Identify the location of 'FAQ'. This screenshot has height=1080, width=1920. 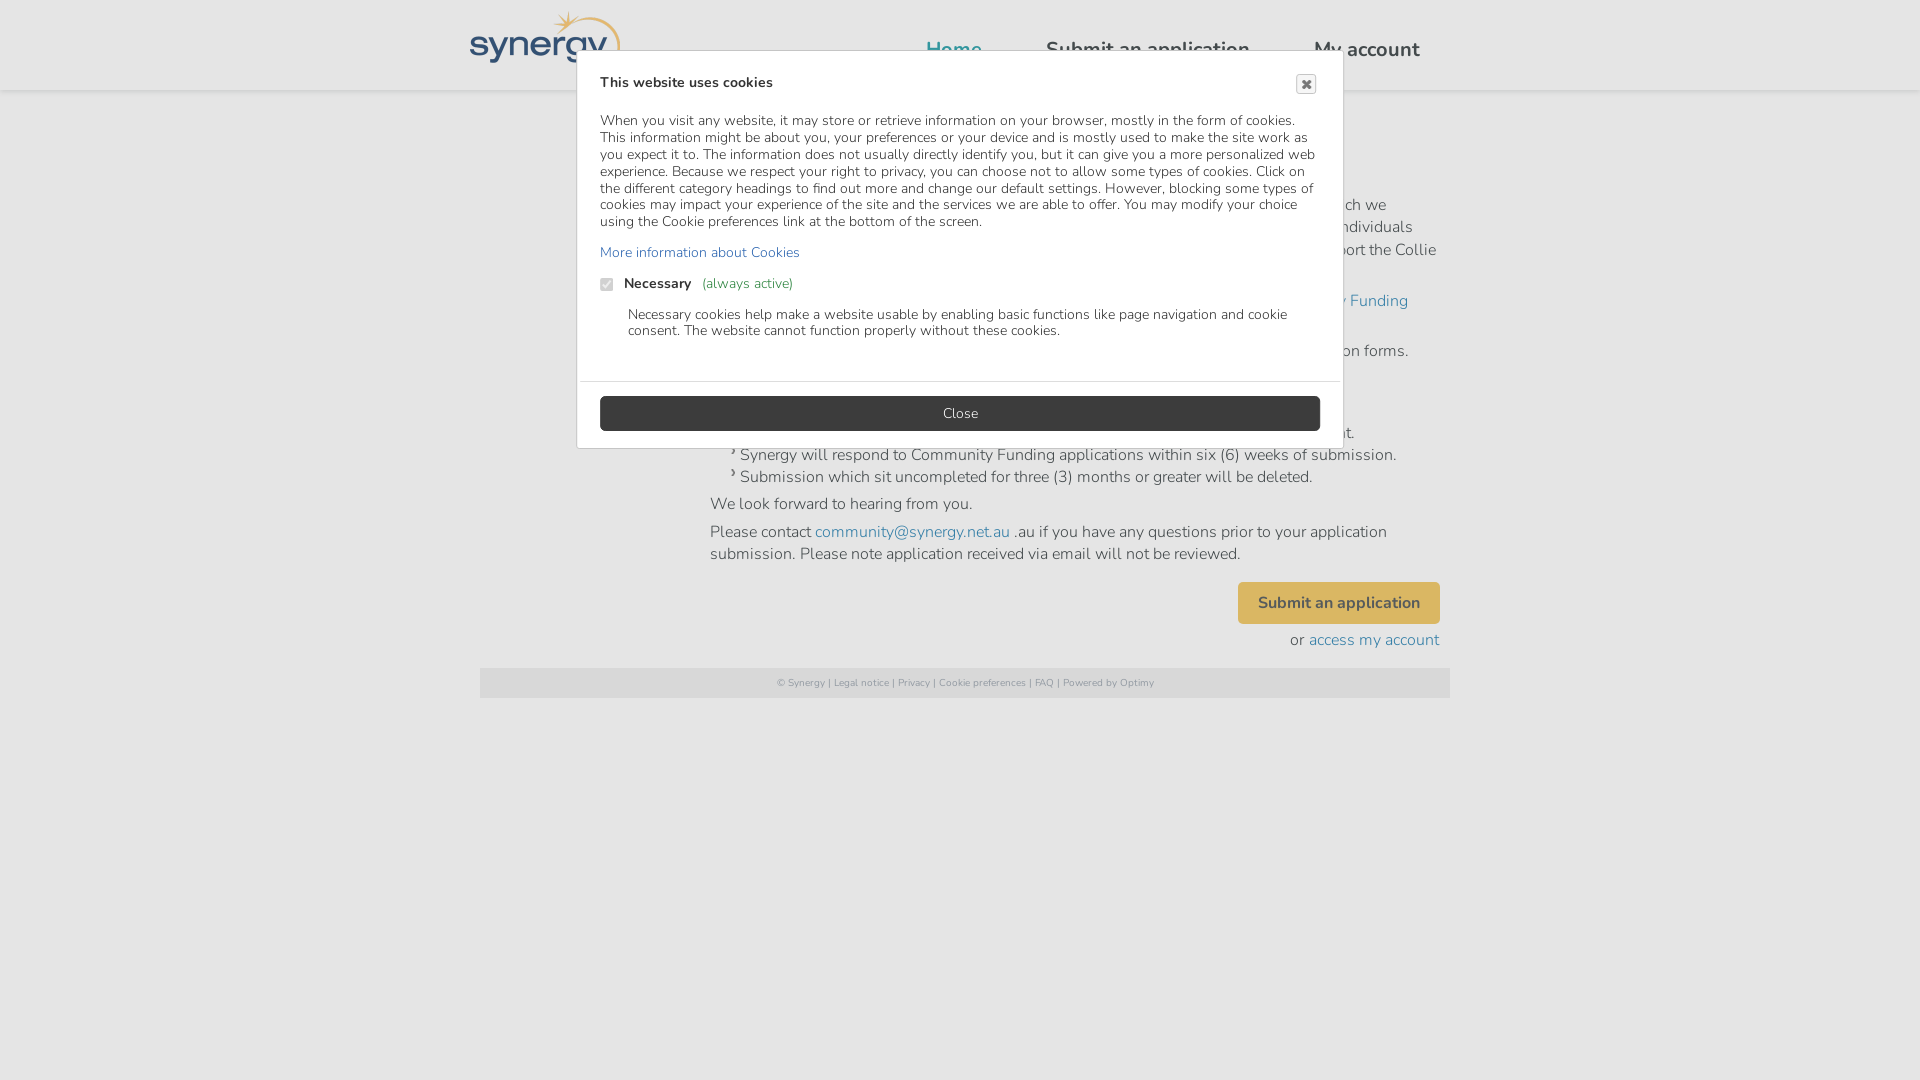
(1033, 681).